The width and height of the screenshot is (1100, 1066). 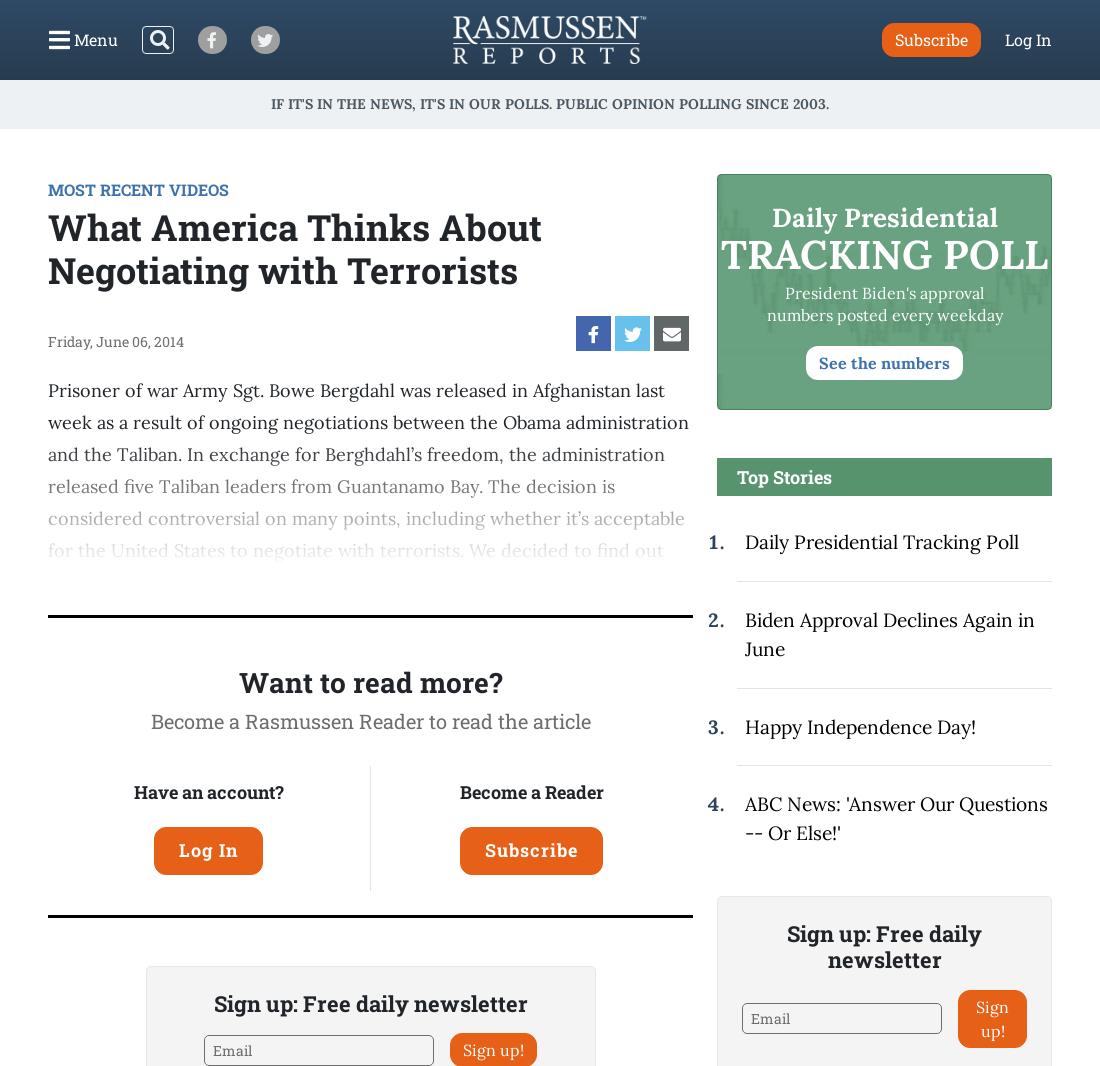 What do you see at coordinates (294, 246) in the screenshot?
I see `'What America Thinks About Negotiating with Terrorists'` at bounding box center [294, 246].